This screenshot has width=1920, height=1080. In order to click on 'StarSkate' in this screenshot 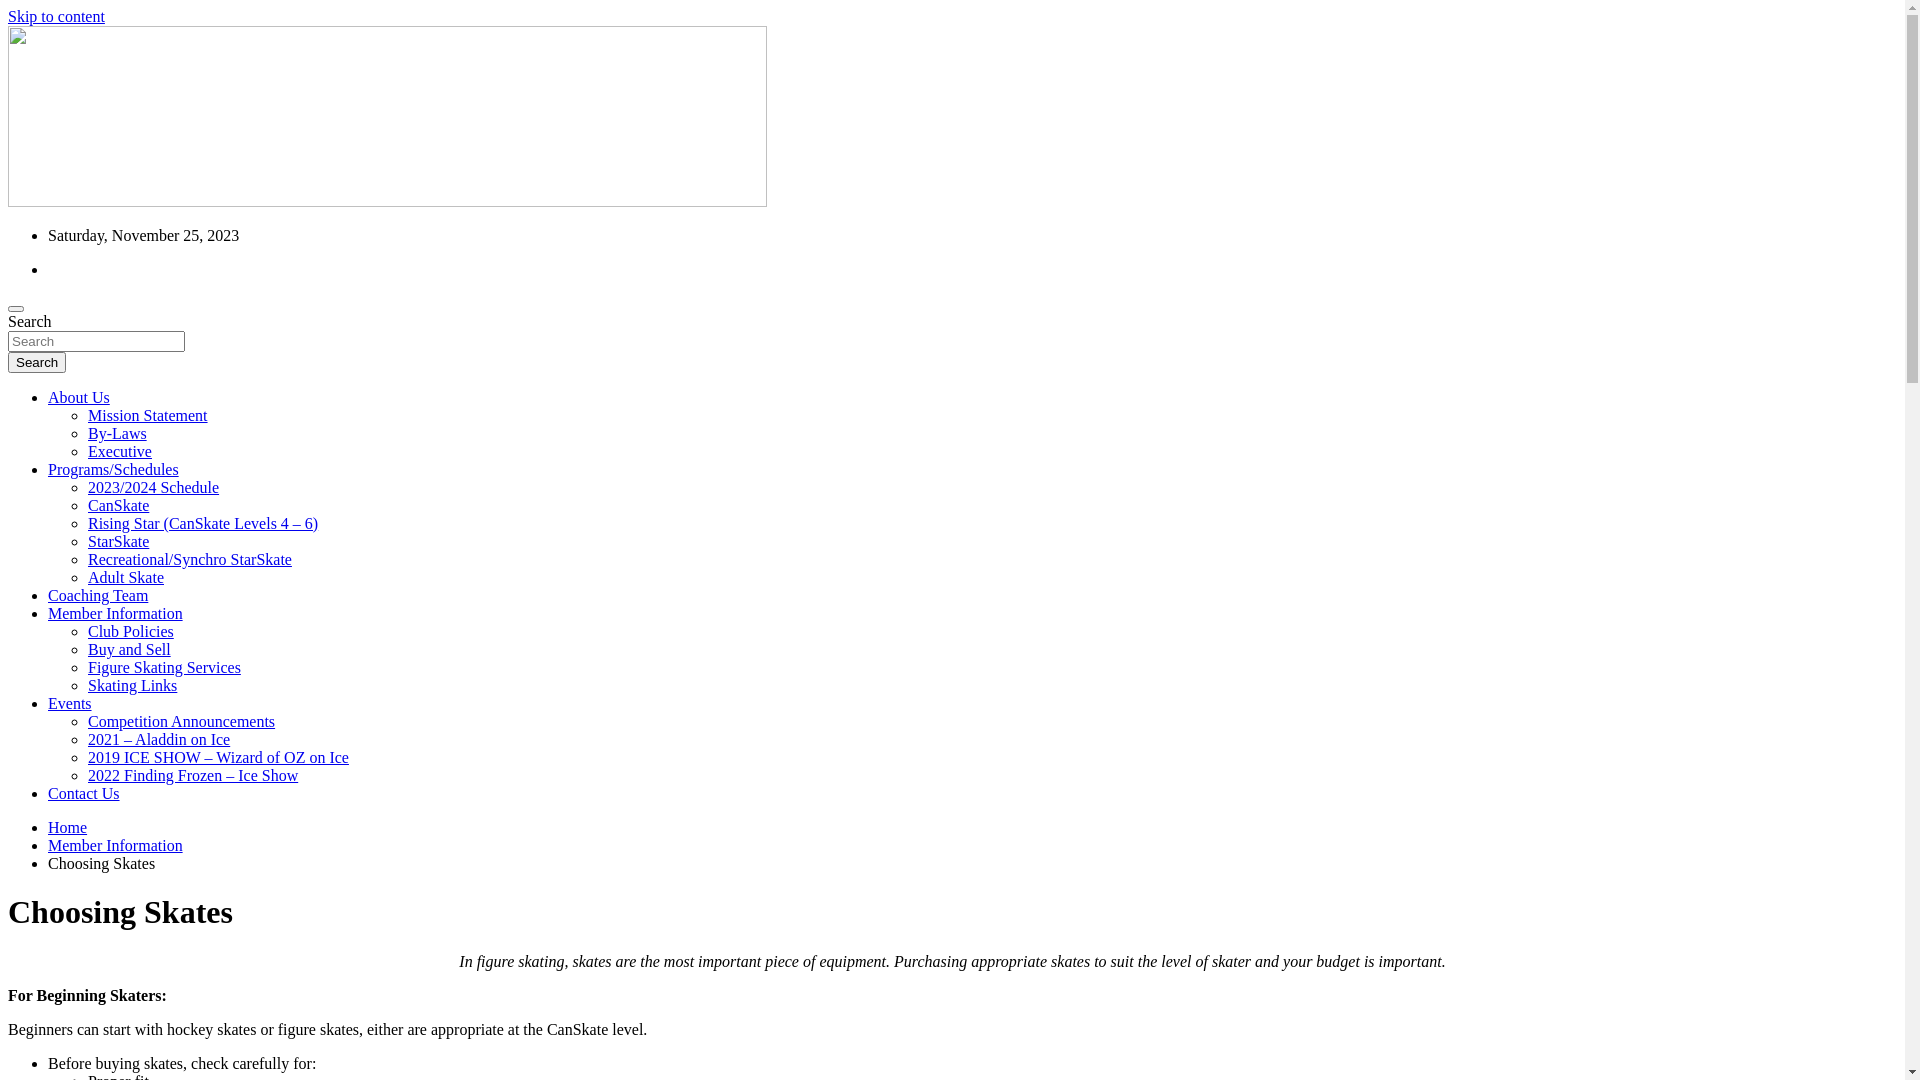, I will do `click(117, 541)`.